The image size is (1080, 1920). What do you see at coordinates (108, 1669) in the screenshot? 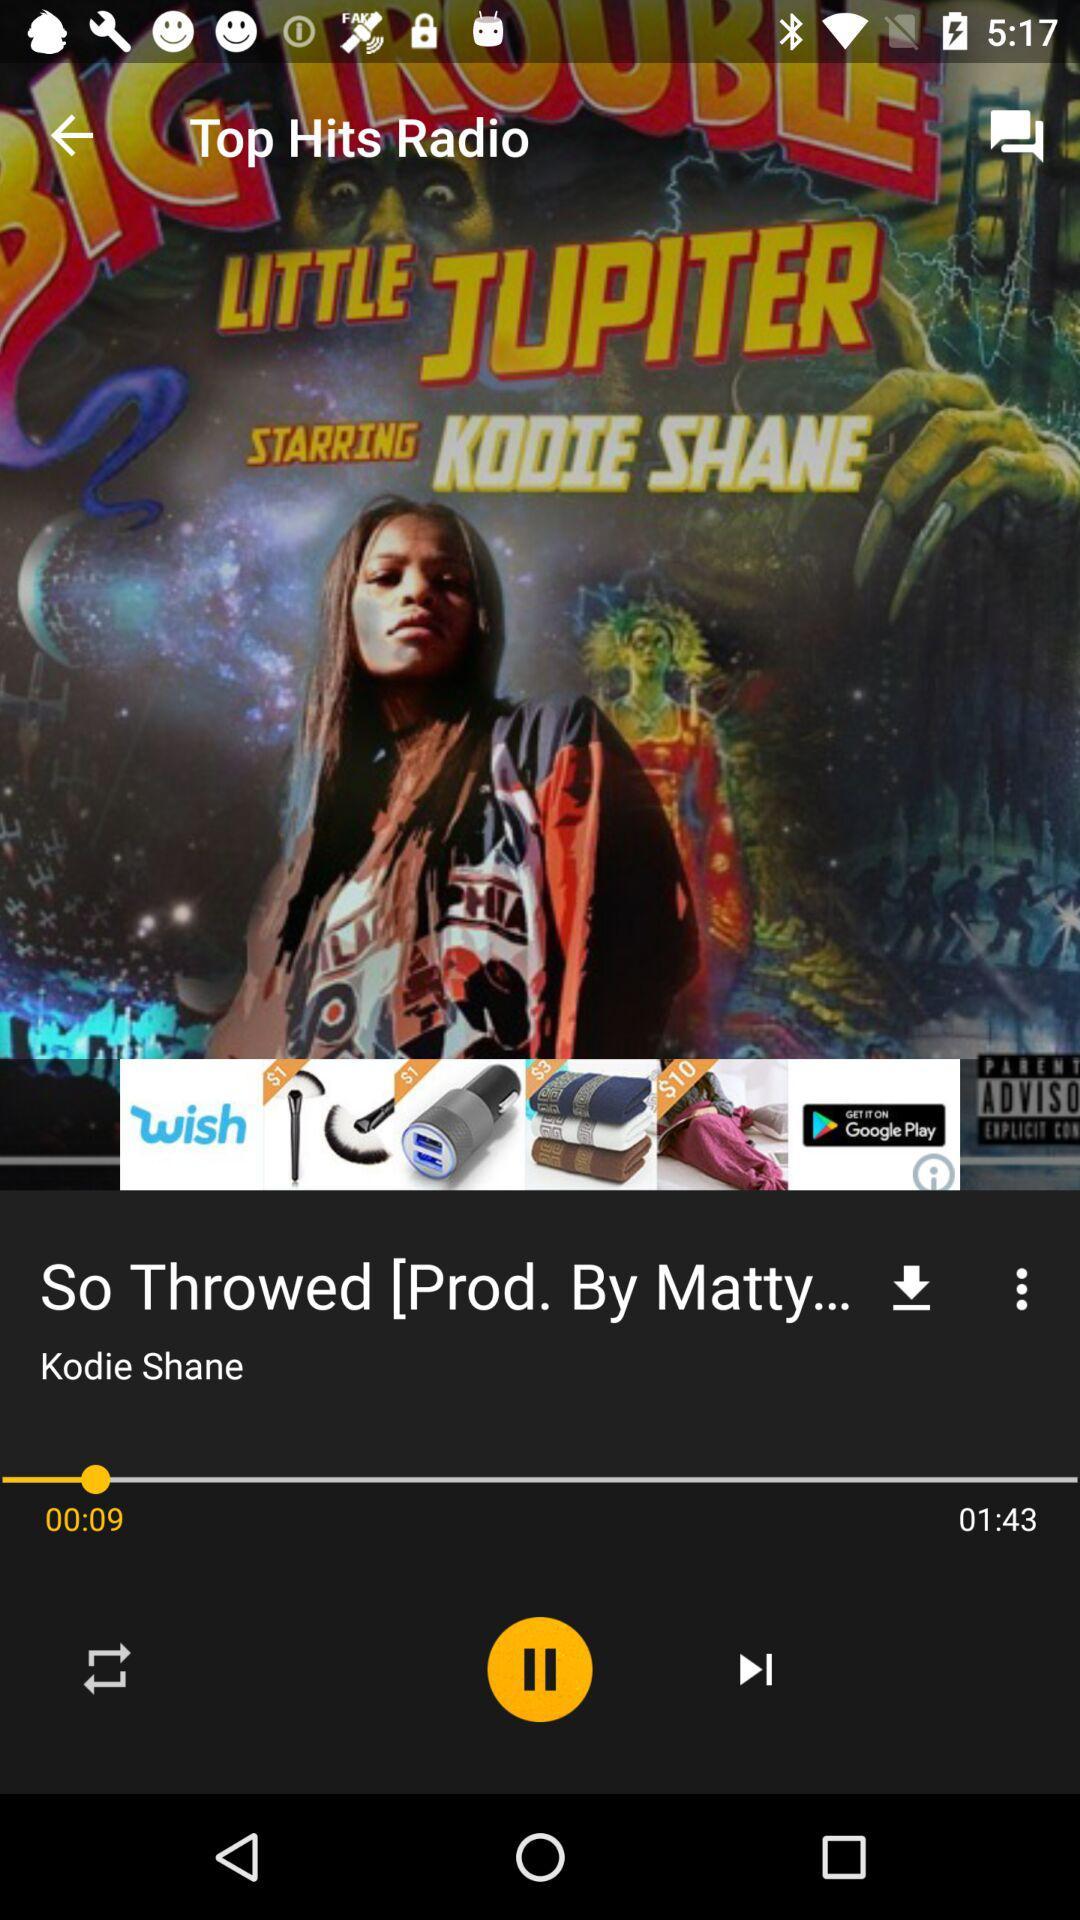
I see `the repeat icon` at bounding box center [108, 1669].